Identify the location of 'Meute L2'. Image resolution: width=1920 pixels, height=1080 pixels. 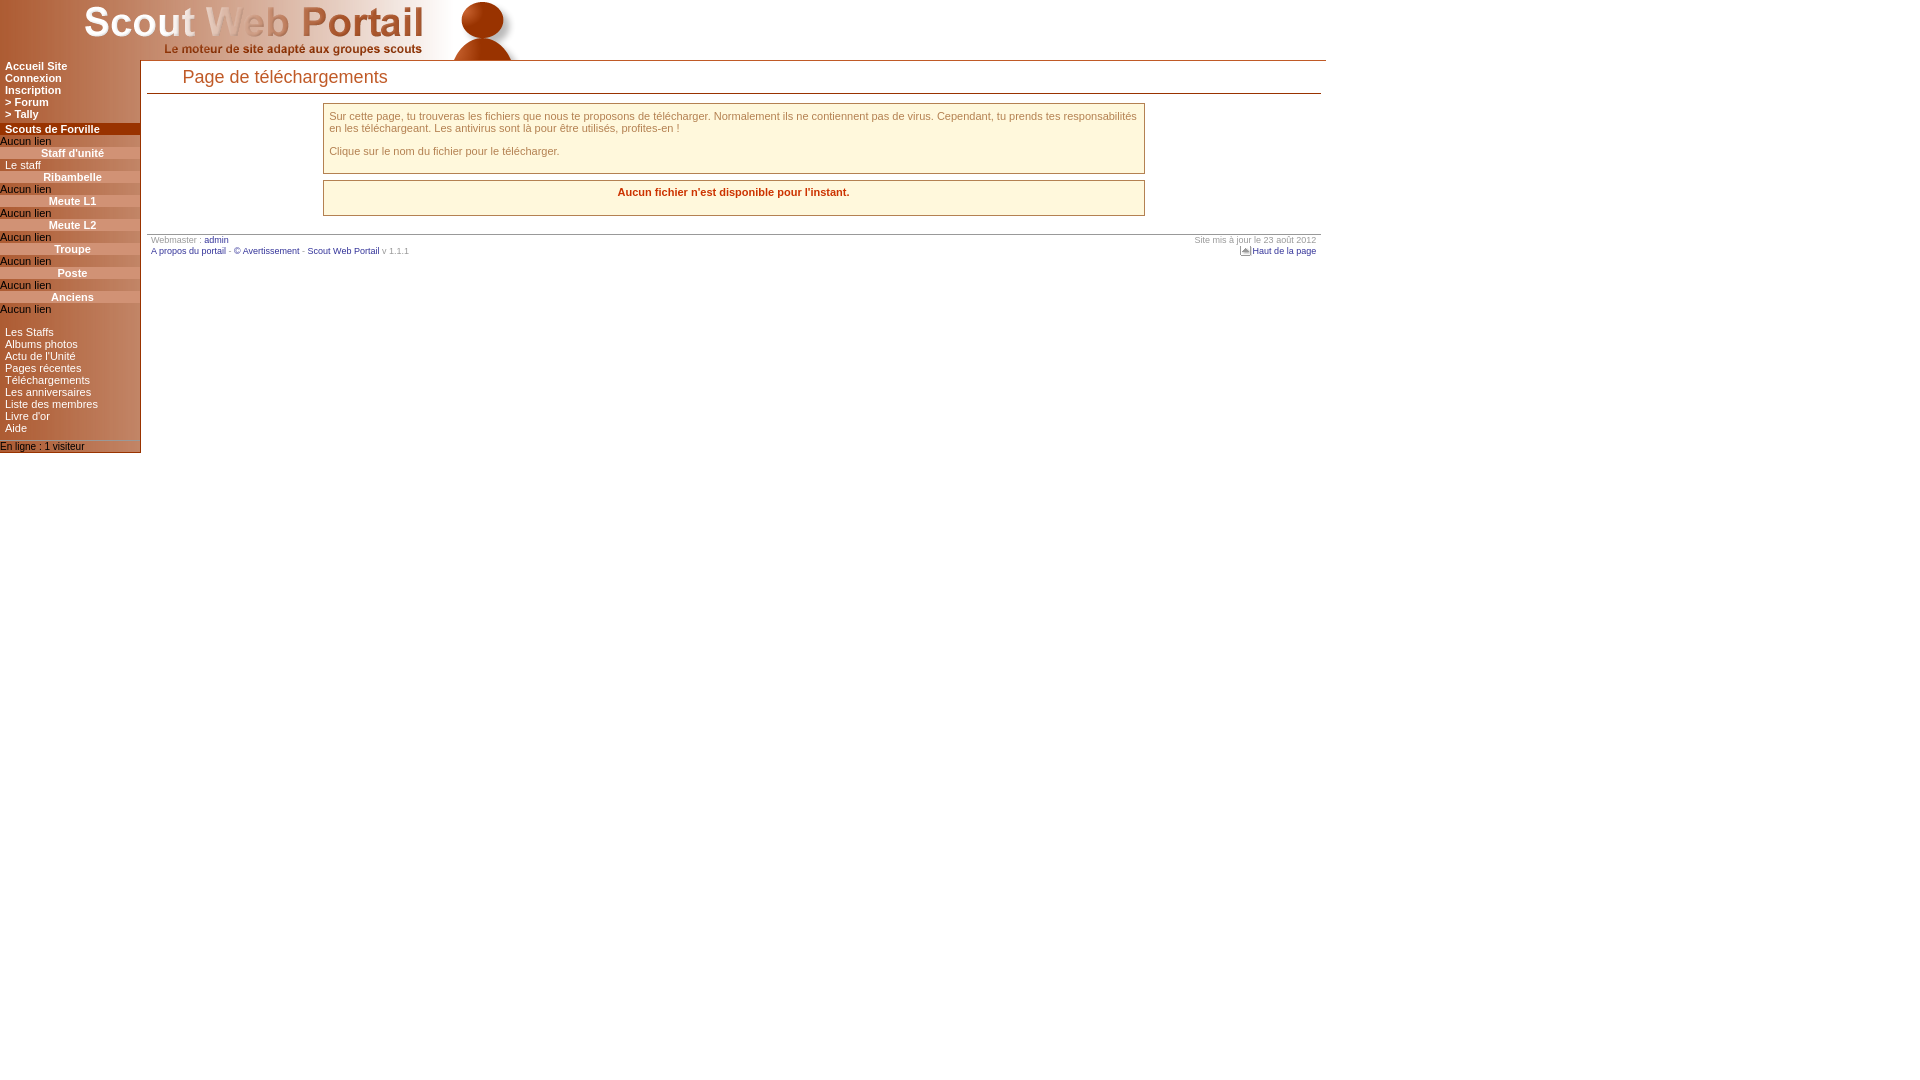
(70, 224).